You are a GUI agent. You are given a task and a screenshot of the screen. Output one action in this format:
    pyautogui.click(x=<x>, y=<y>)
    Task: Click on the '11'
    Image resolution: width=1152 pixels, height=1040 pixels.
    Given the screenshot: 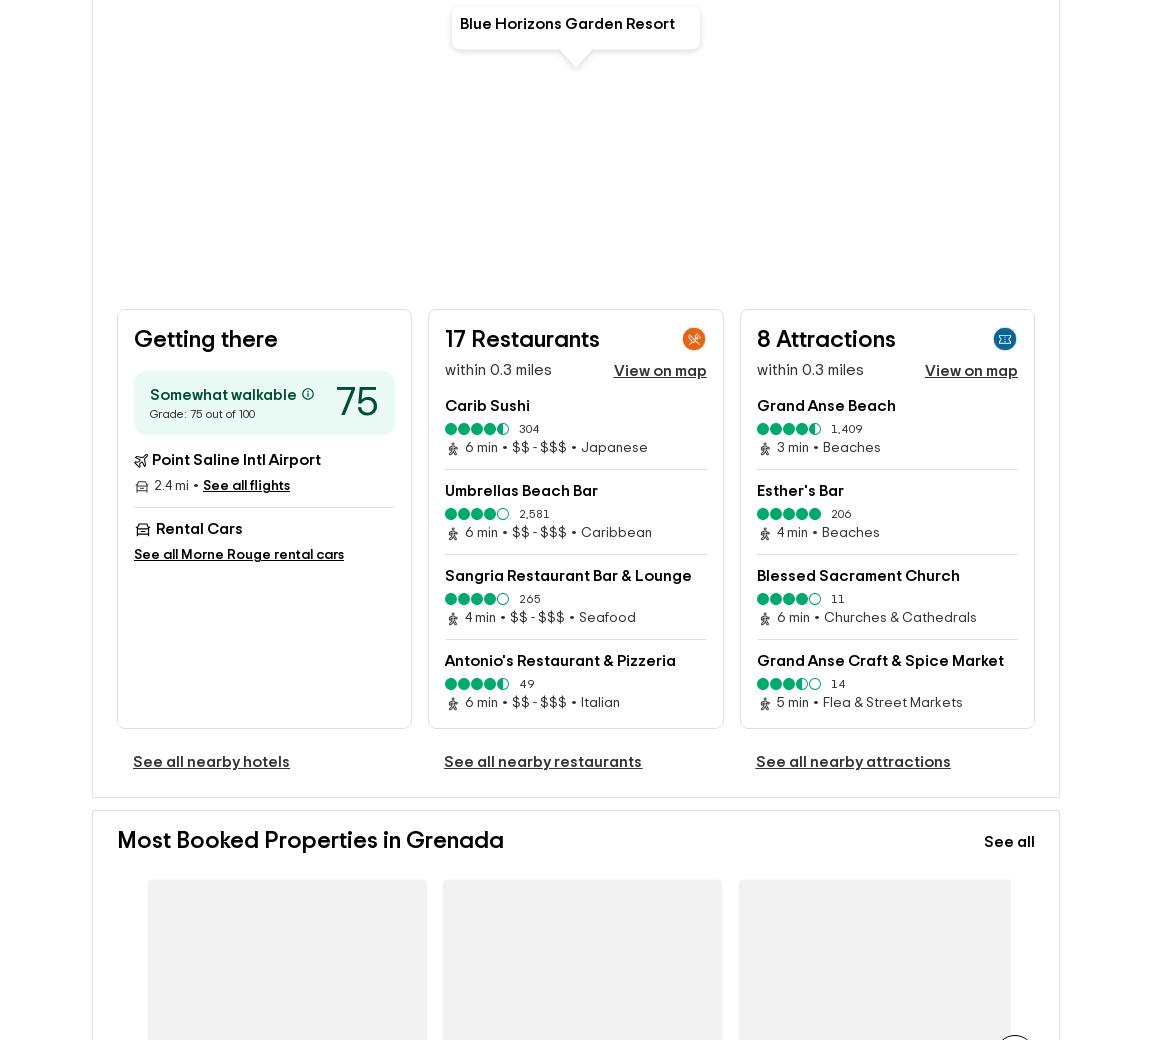 What is the action you would take?
    pyautogui.click(x=837, y=601)
    